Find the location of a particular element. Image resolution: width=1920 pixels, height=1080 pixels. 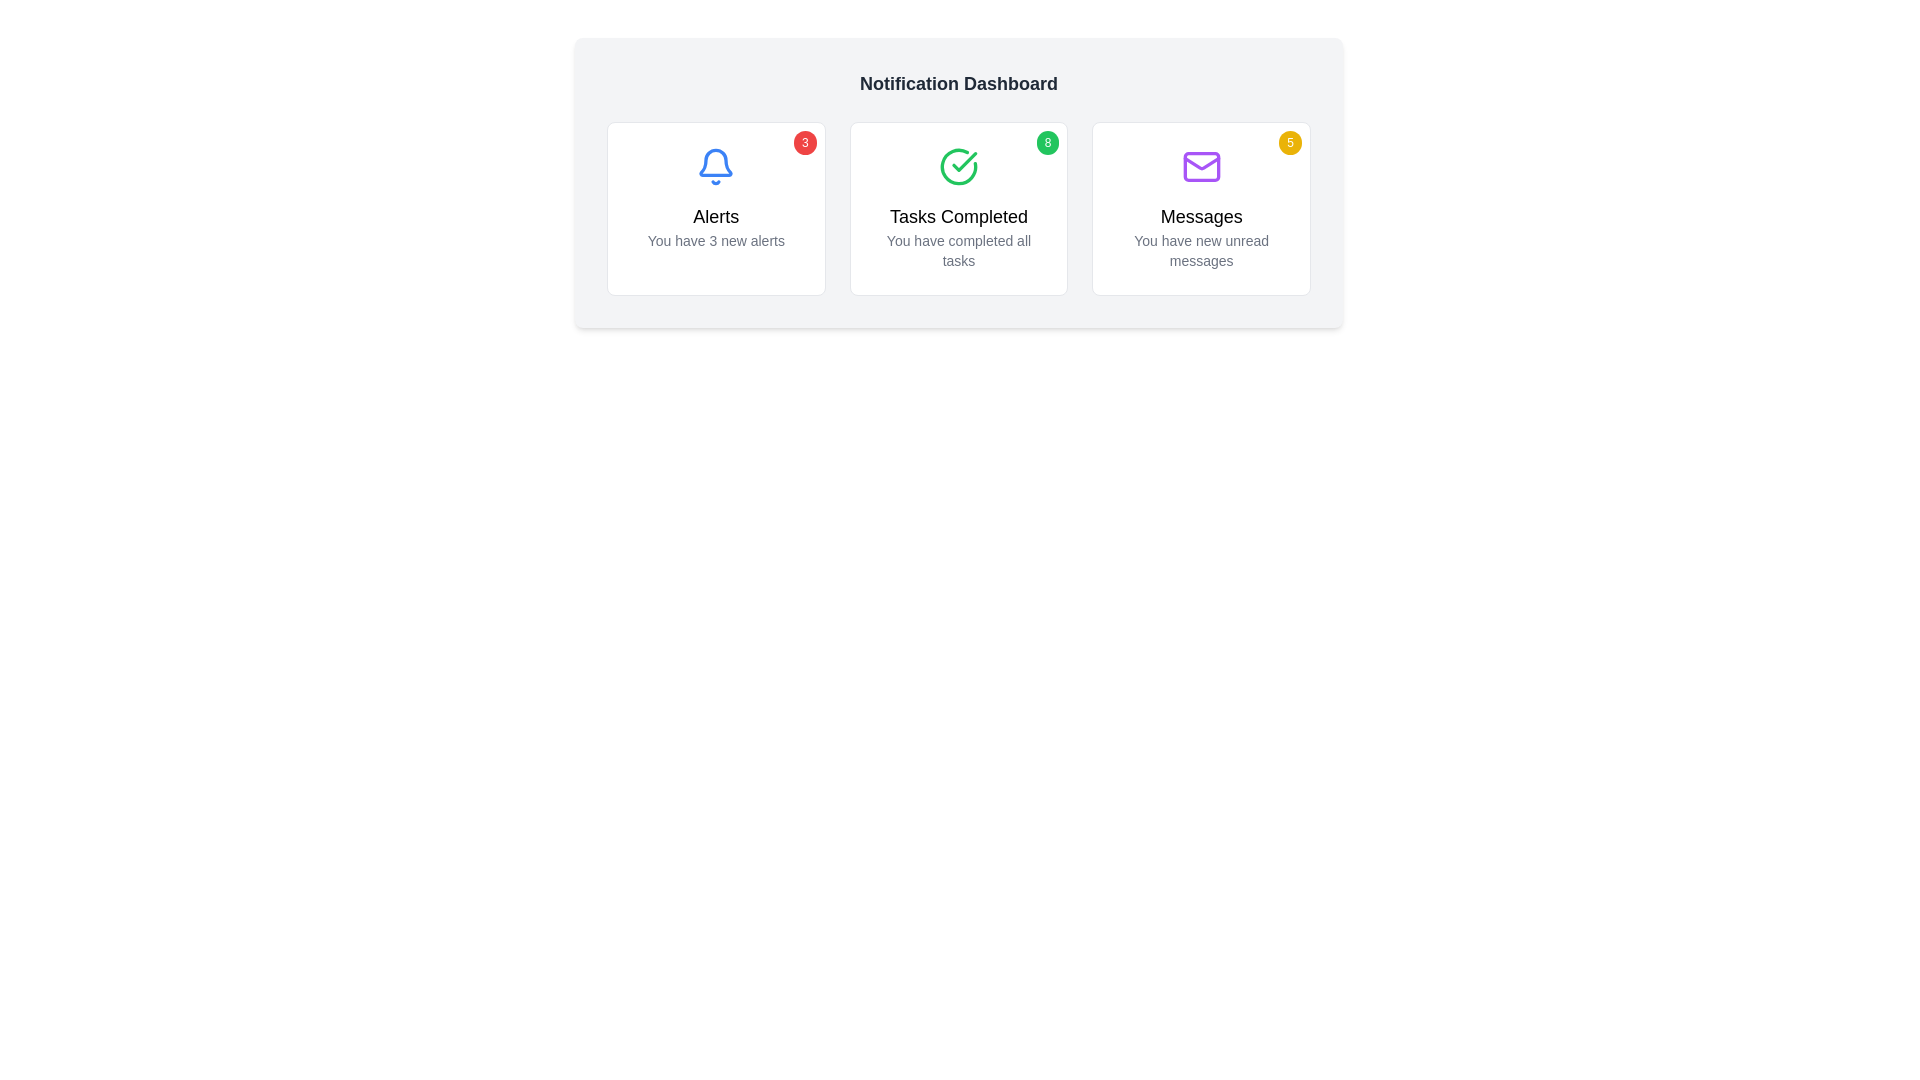

the Static Text Block displaying 'Tasks Completed' with the message 'You have completed all tasks' is located at coordinates (958, 235).